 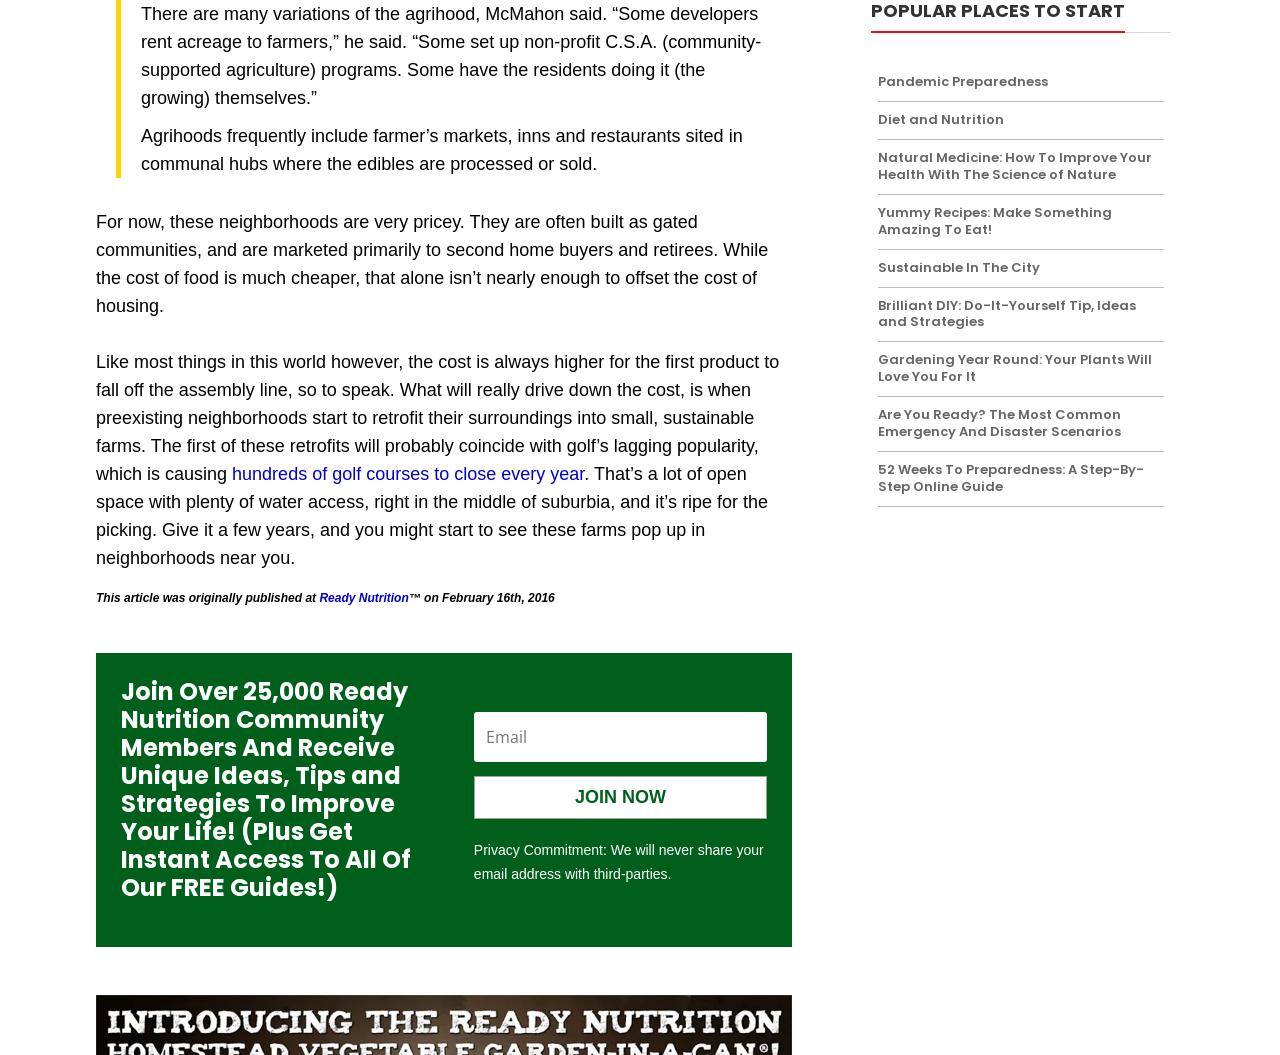 What do you see at coordinates (962, 81) in the screenshot?
I see `'Pandemic Preparedness'` at bounding box center [962, 81].